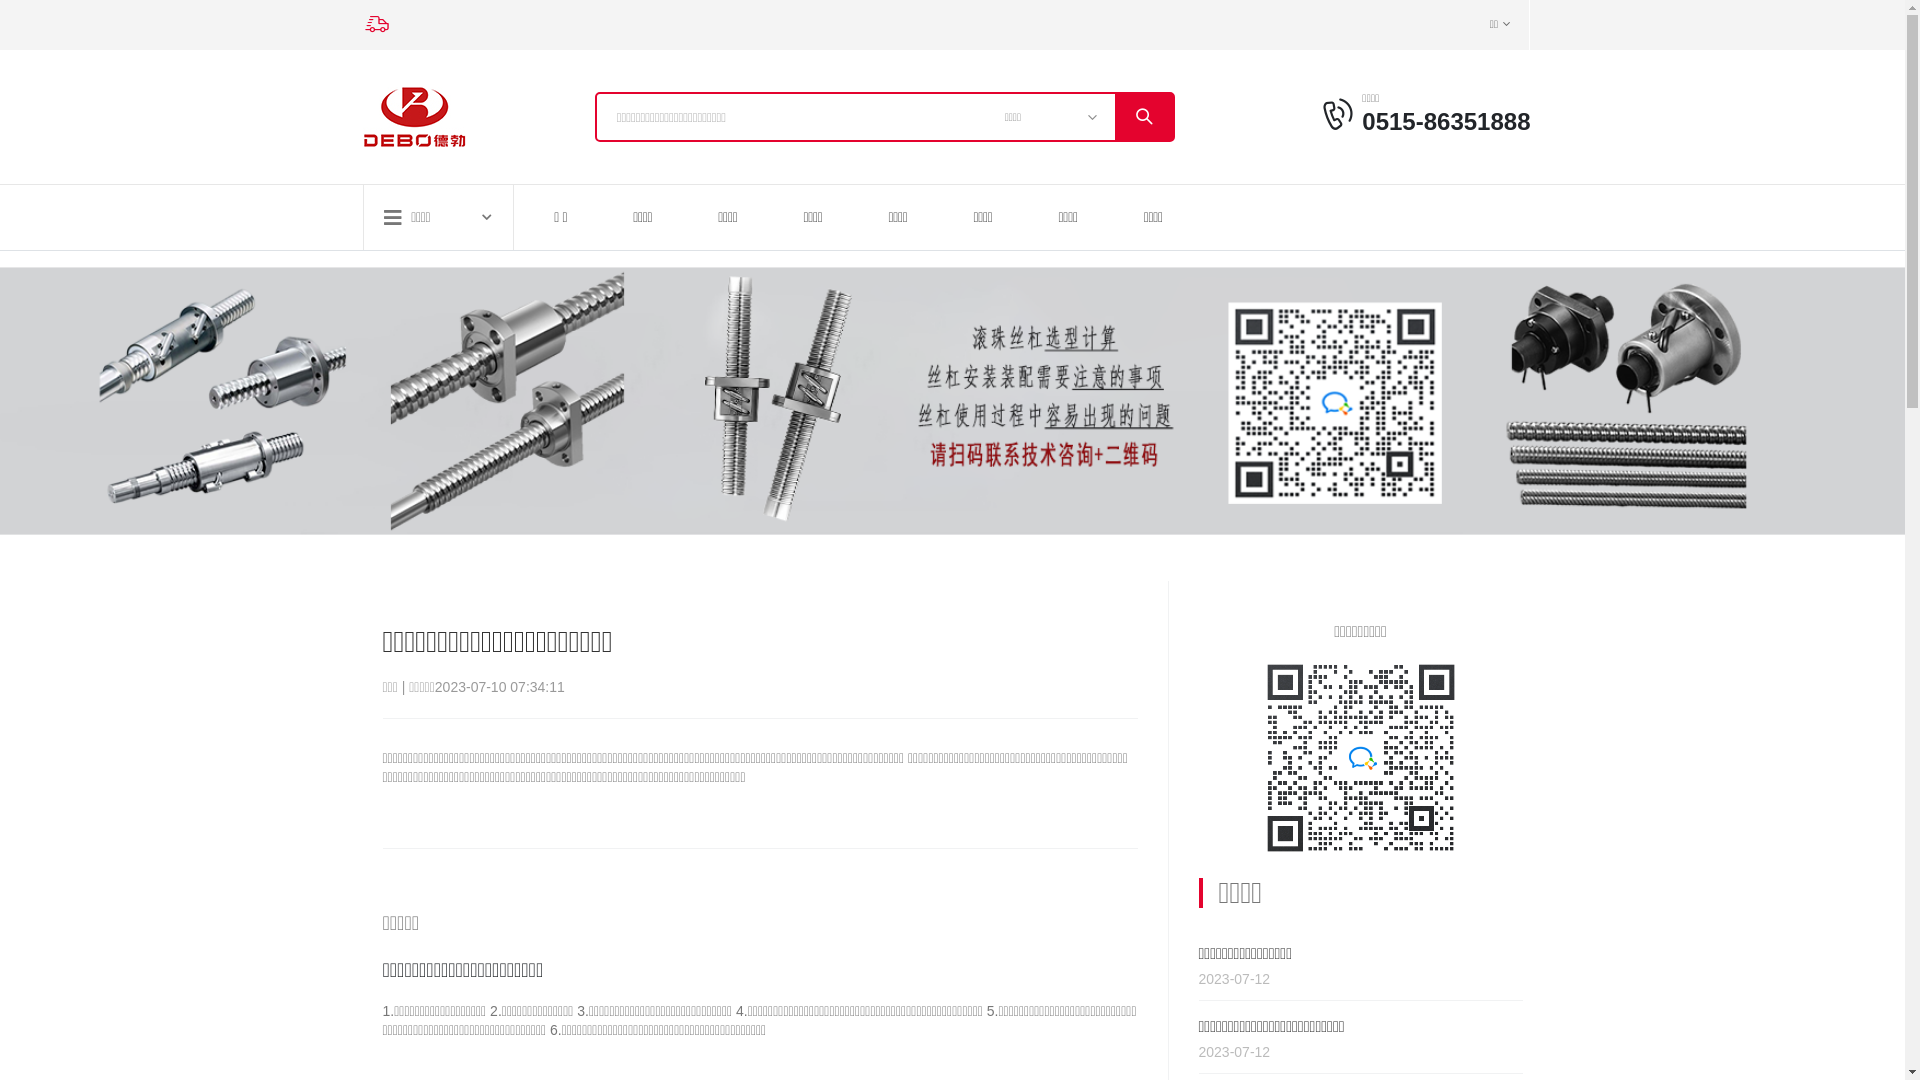  What do you see at coordinates (1143, 116) in the screenshot?
I see `'search'` at bounding box center [1143, 116].